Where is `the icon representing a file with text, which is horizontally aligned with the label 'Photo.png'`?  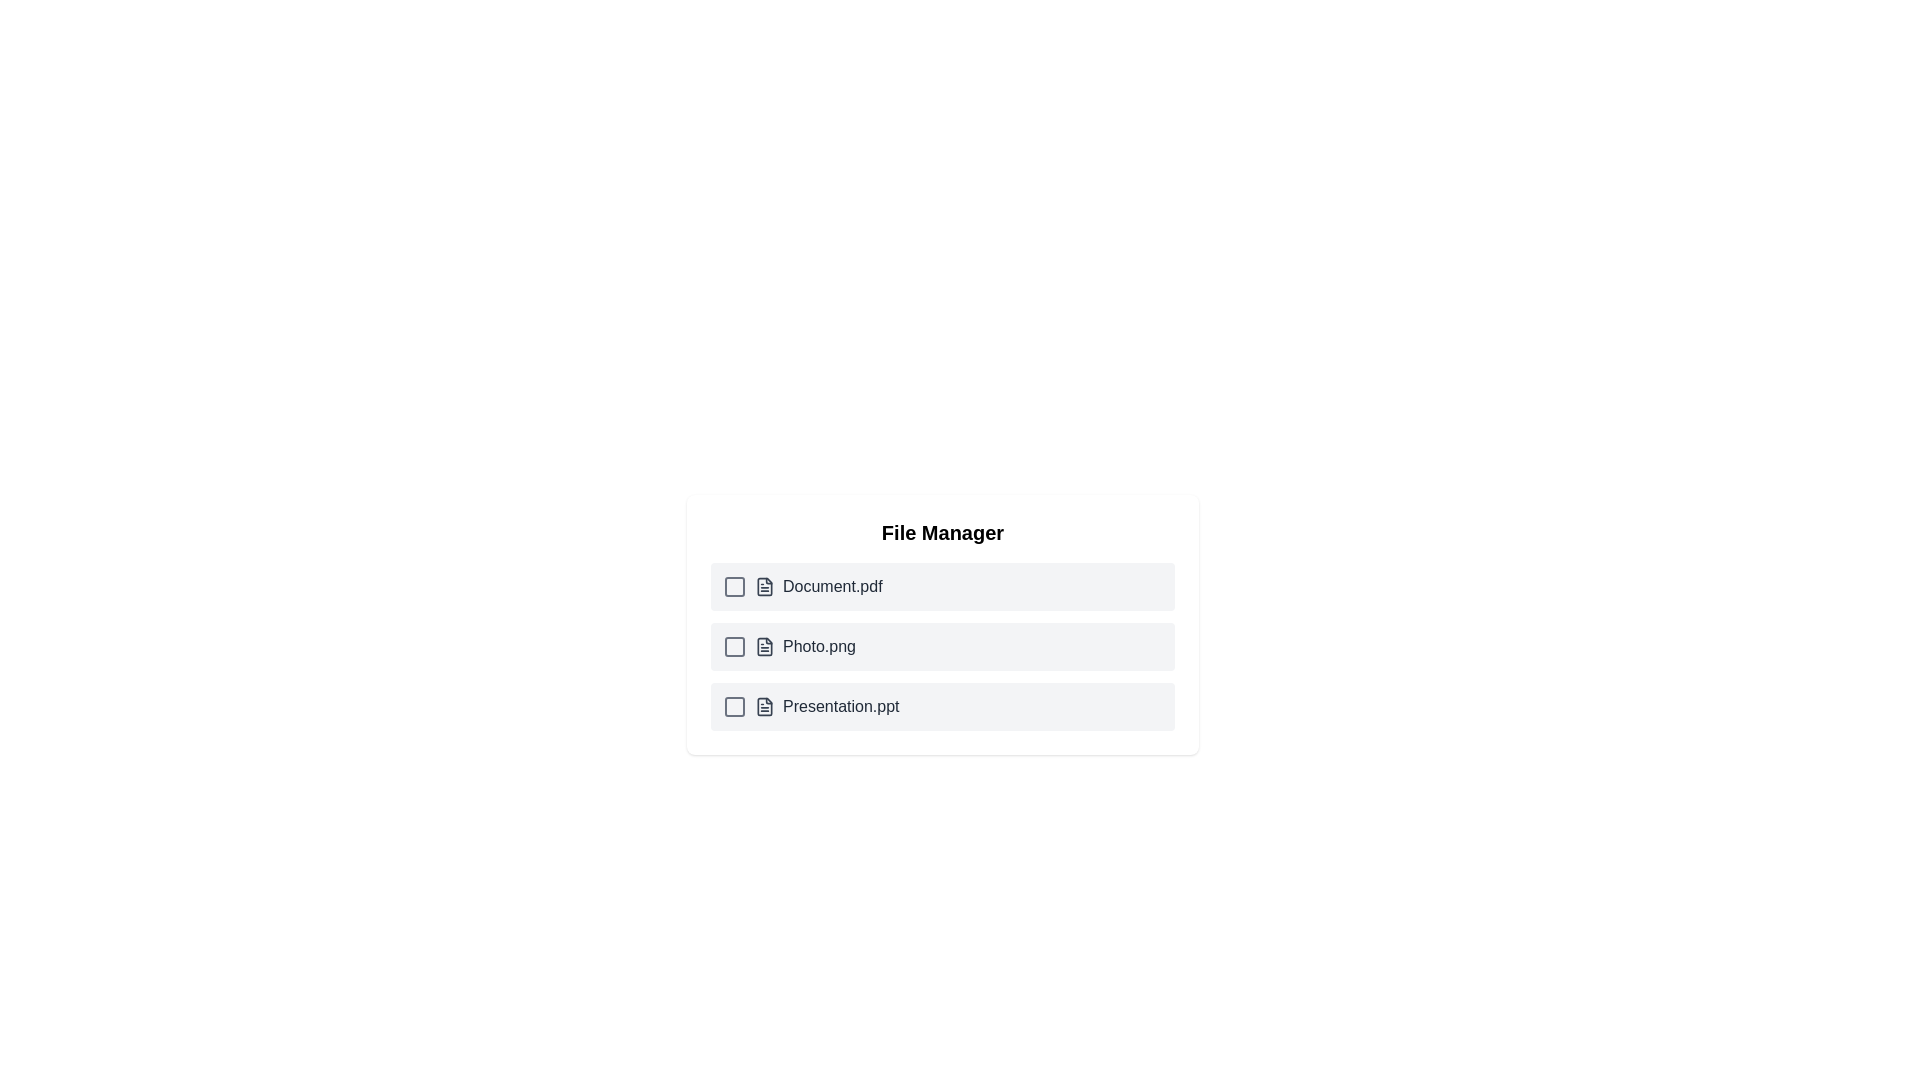 the icon representing a file with text, which is horizontally aligned with the label 'Photo.png' is located at coordinates (763, 647).